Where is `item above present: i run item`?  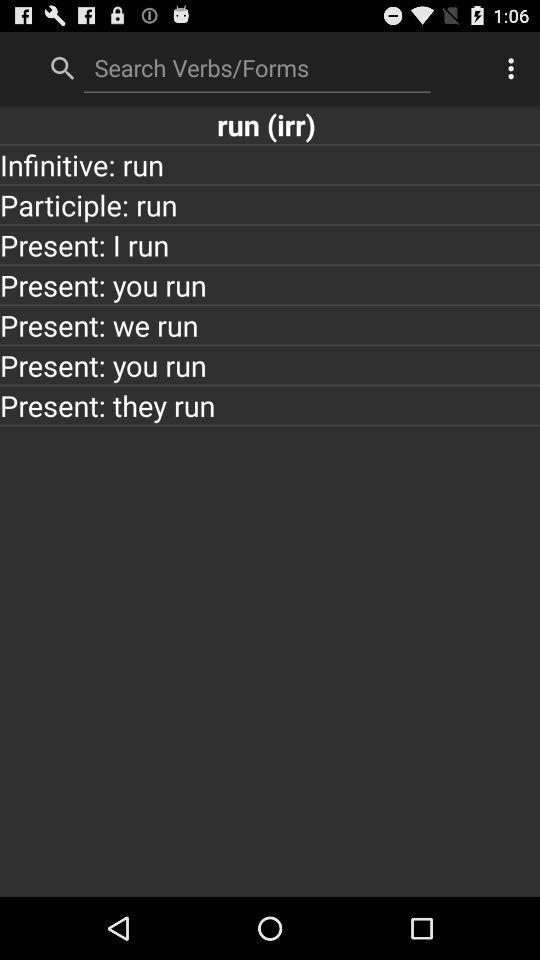
item above present: i run item is located at coordinates (270, 204).